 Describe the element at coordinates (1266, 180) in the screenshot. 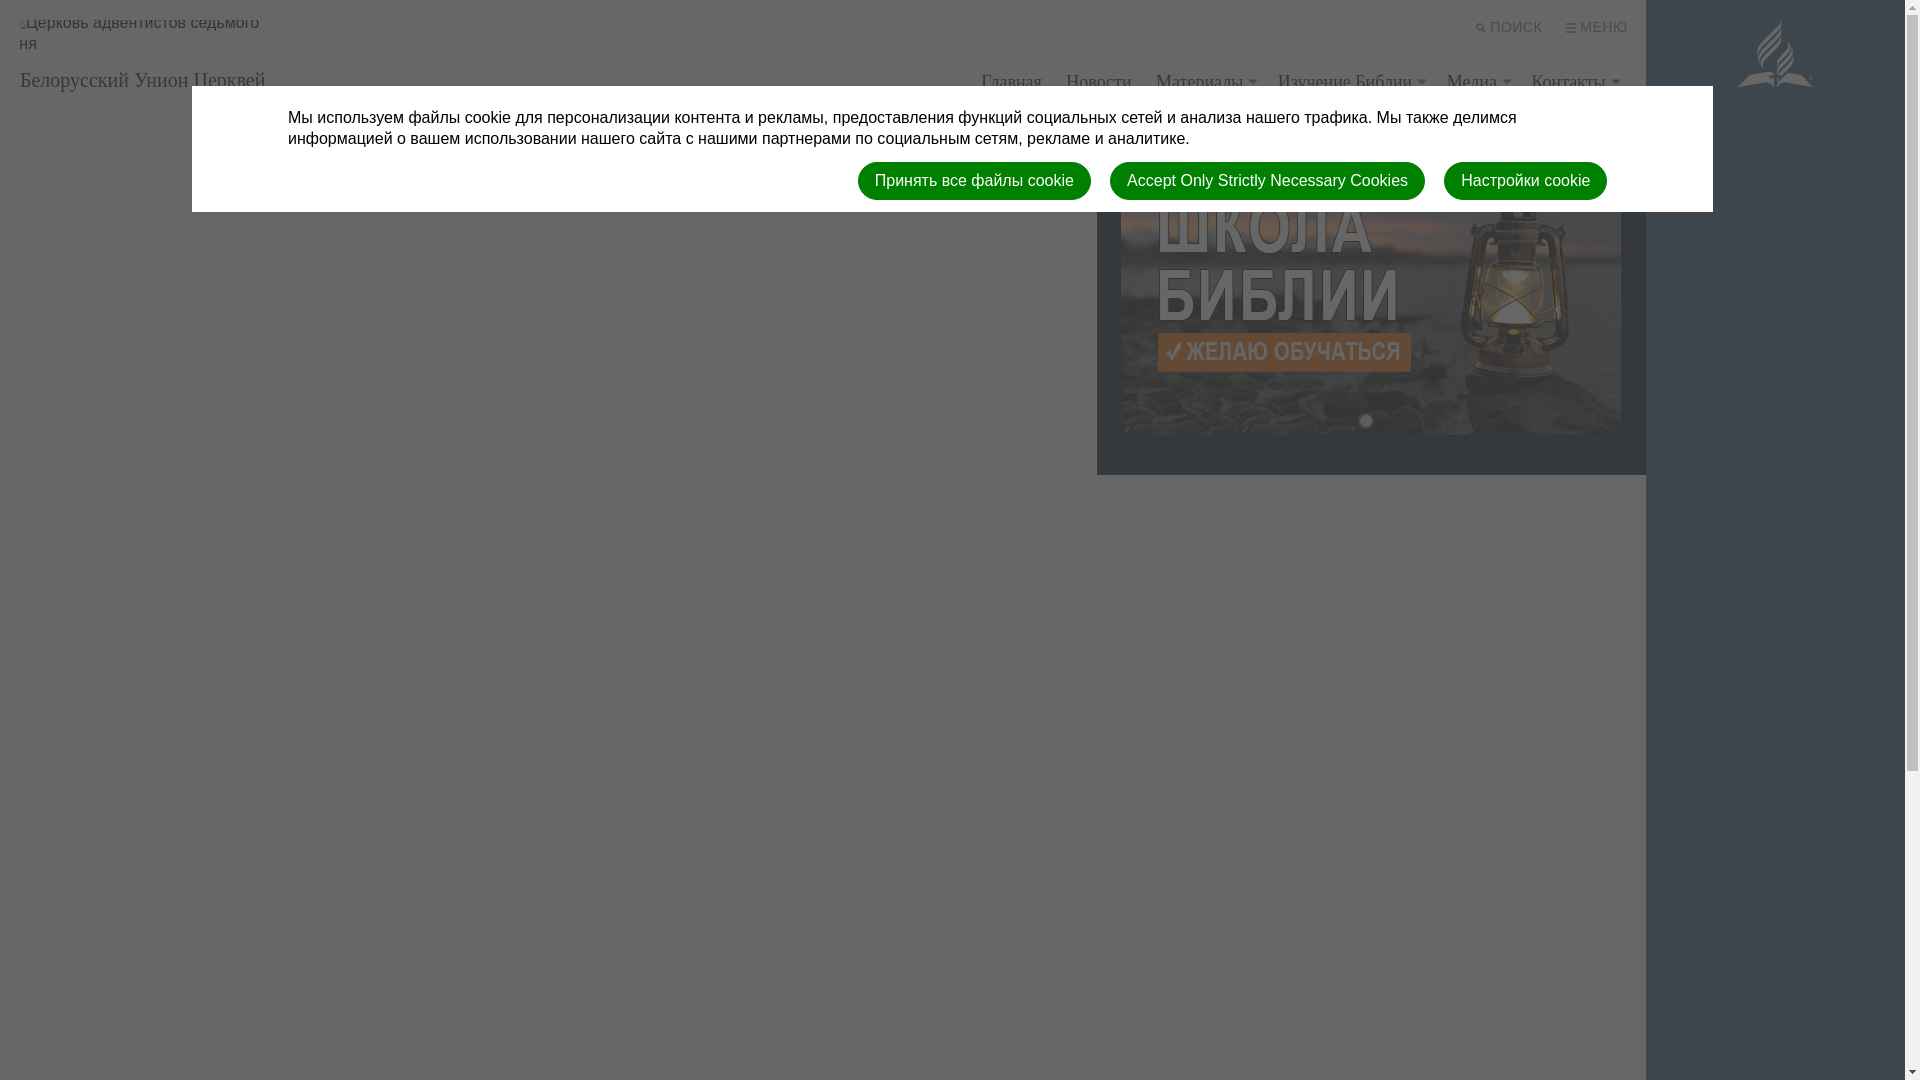

I see `'Accept Only Strictly Necessary Cookies'` at that location.